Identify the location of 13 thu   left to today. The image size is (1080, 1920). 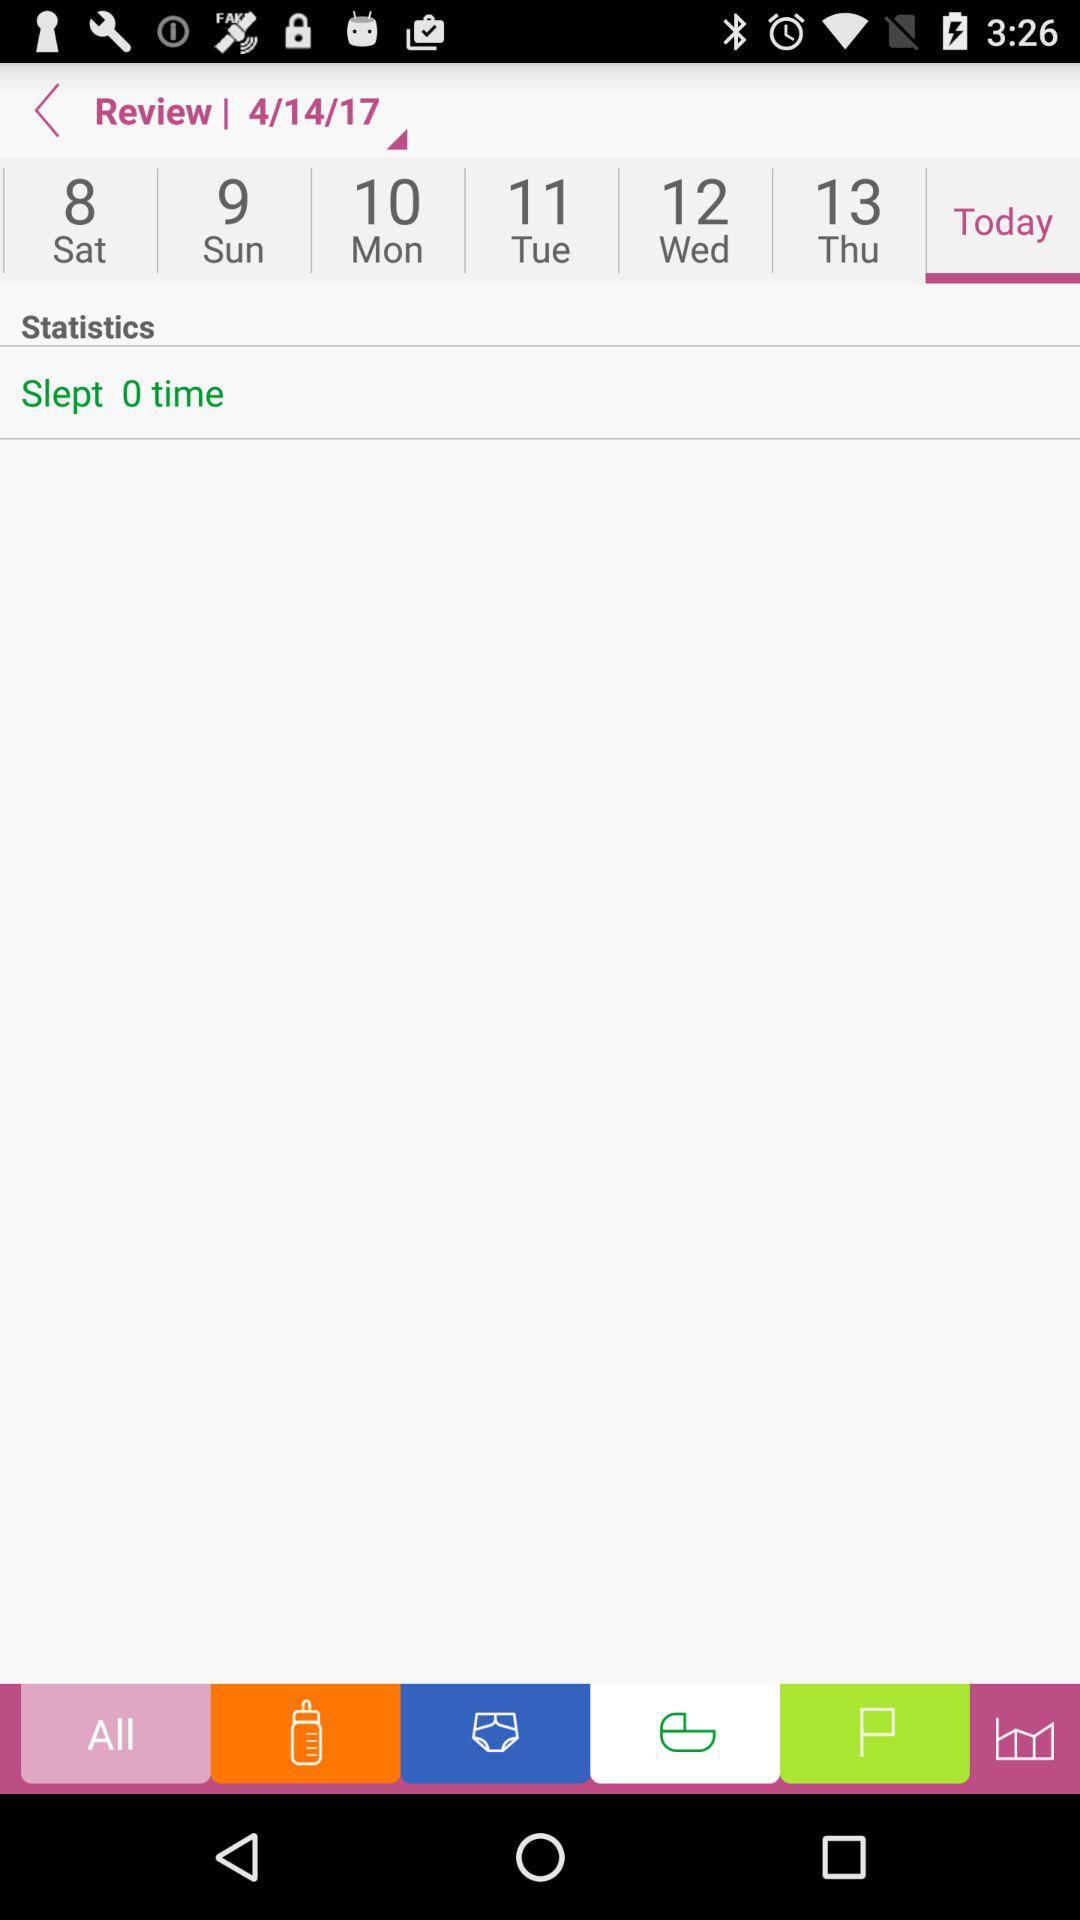
(848, 220).